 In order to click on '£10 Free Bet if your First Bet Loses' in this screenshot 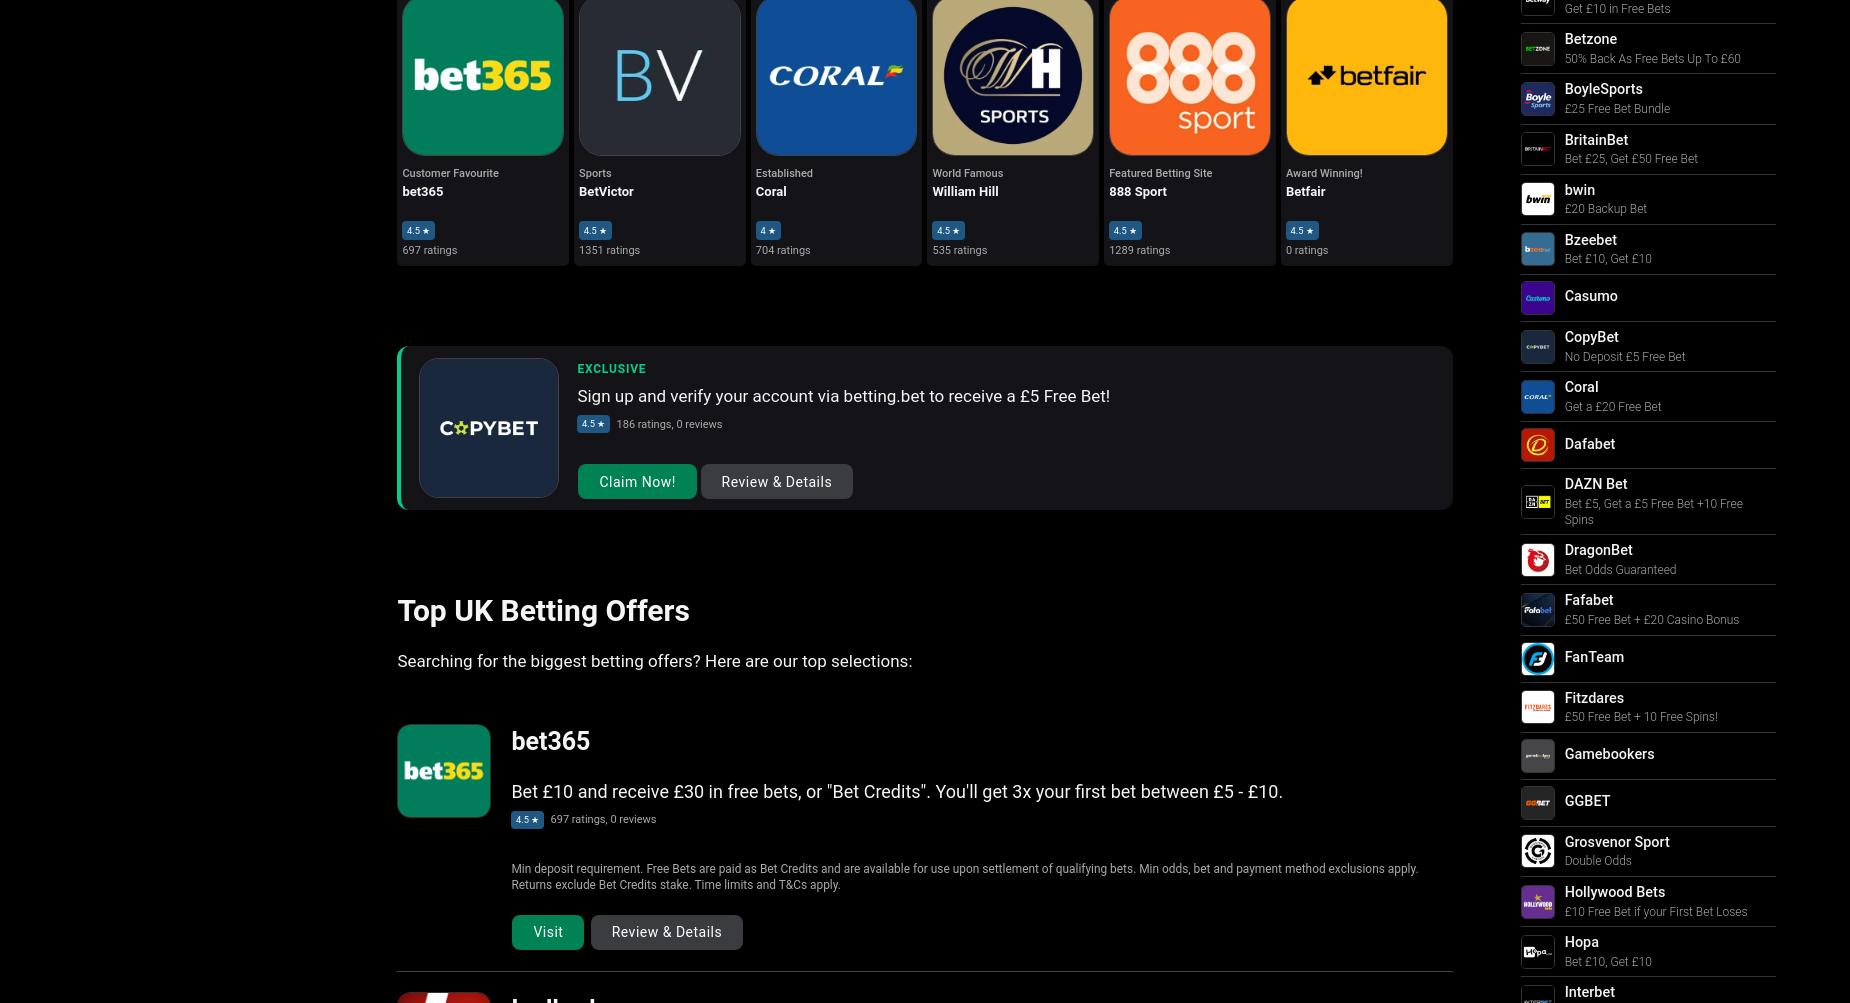, I will do `click(1563, 910)`.